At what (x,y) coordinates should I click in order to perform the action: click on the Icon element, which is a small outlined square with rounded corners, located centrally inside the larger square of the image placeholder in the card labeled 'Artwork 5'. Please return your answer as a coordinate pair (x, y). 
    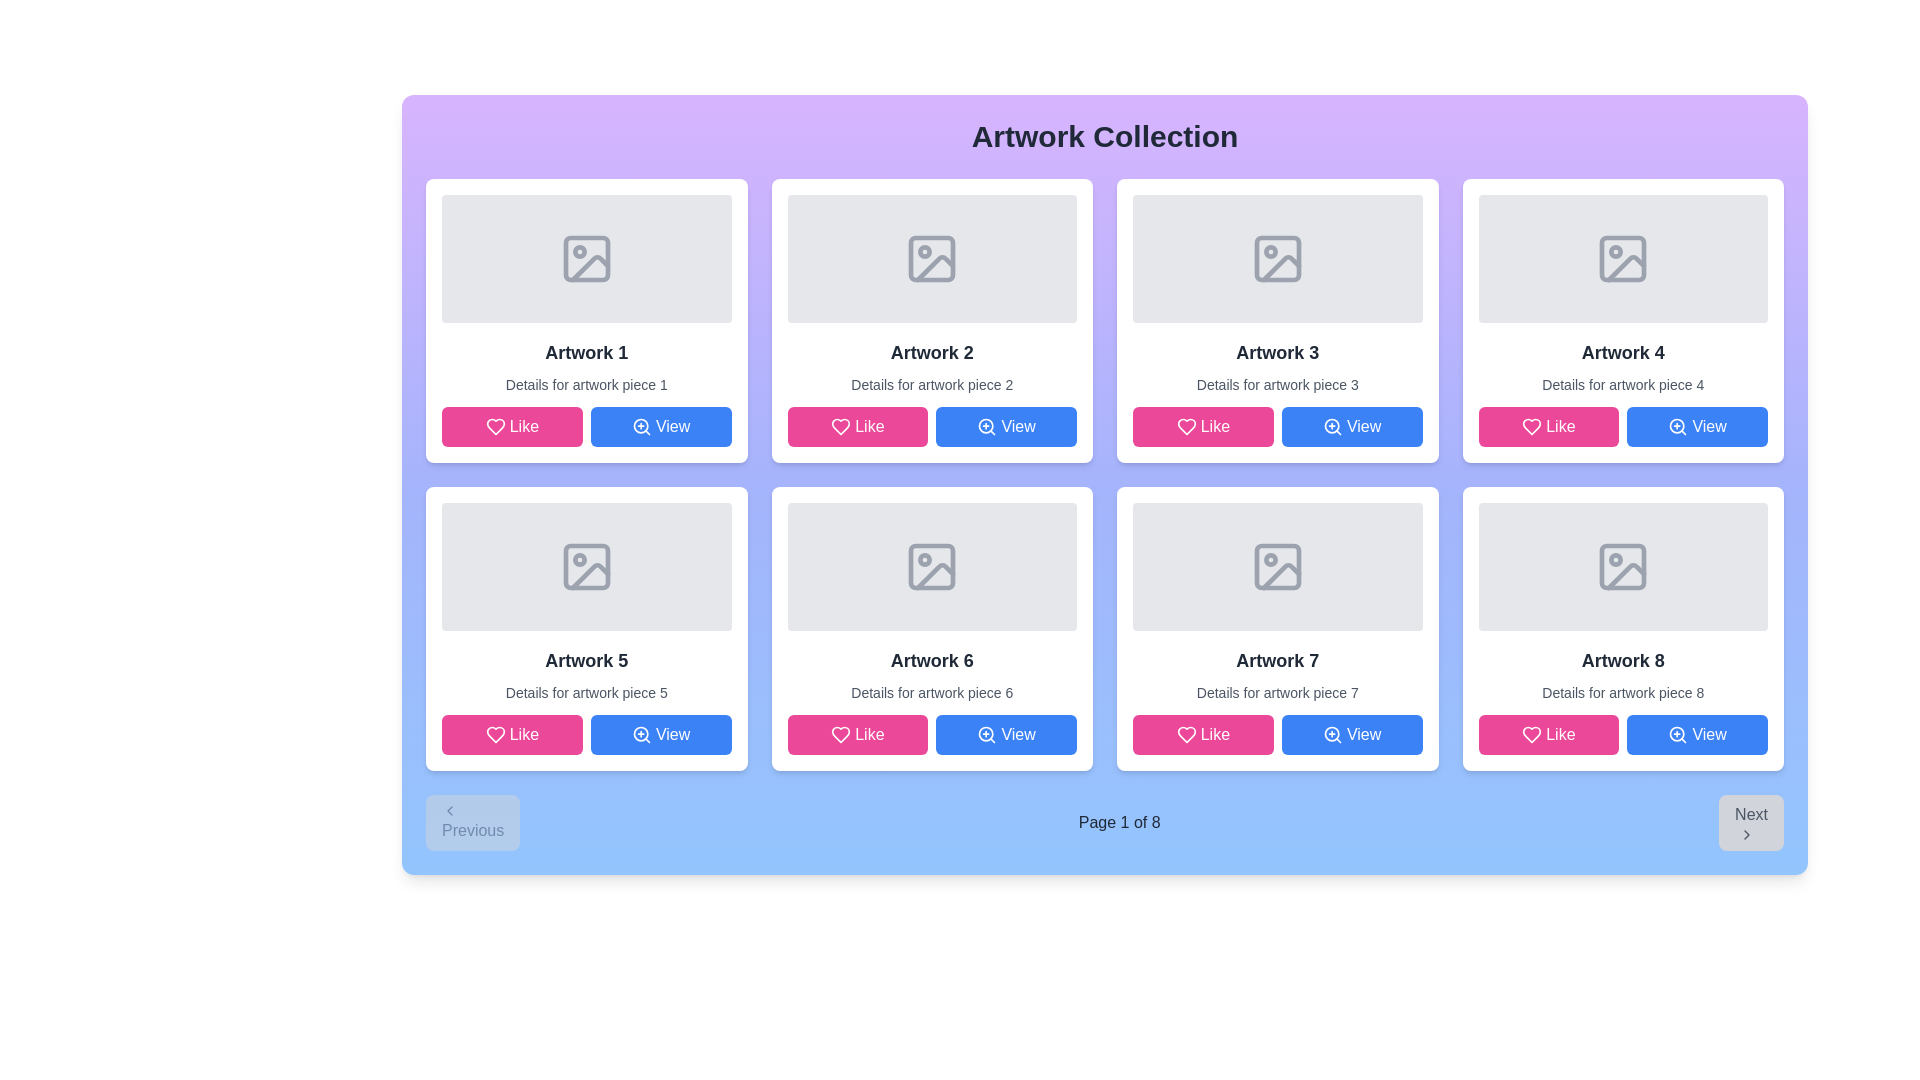
    Looking at the image, I should click on (585, 567).